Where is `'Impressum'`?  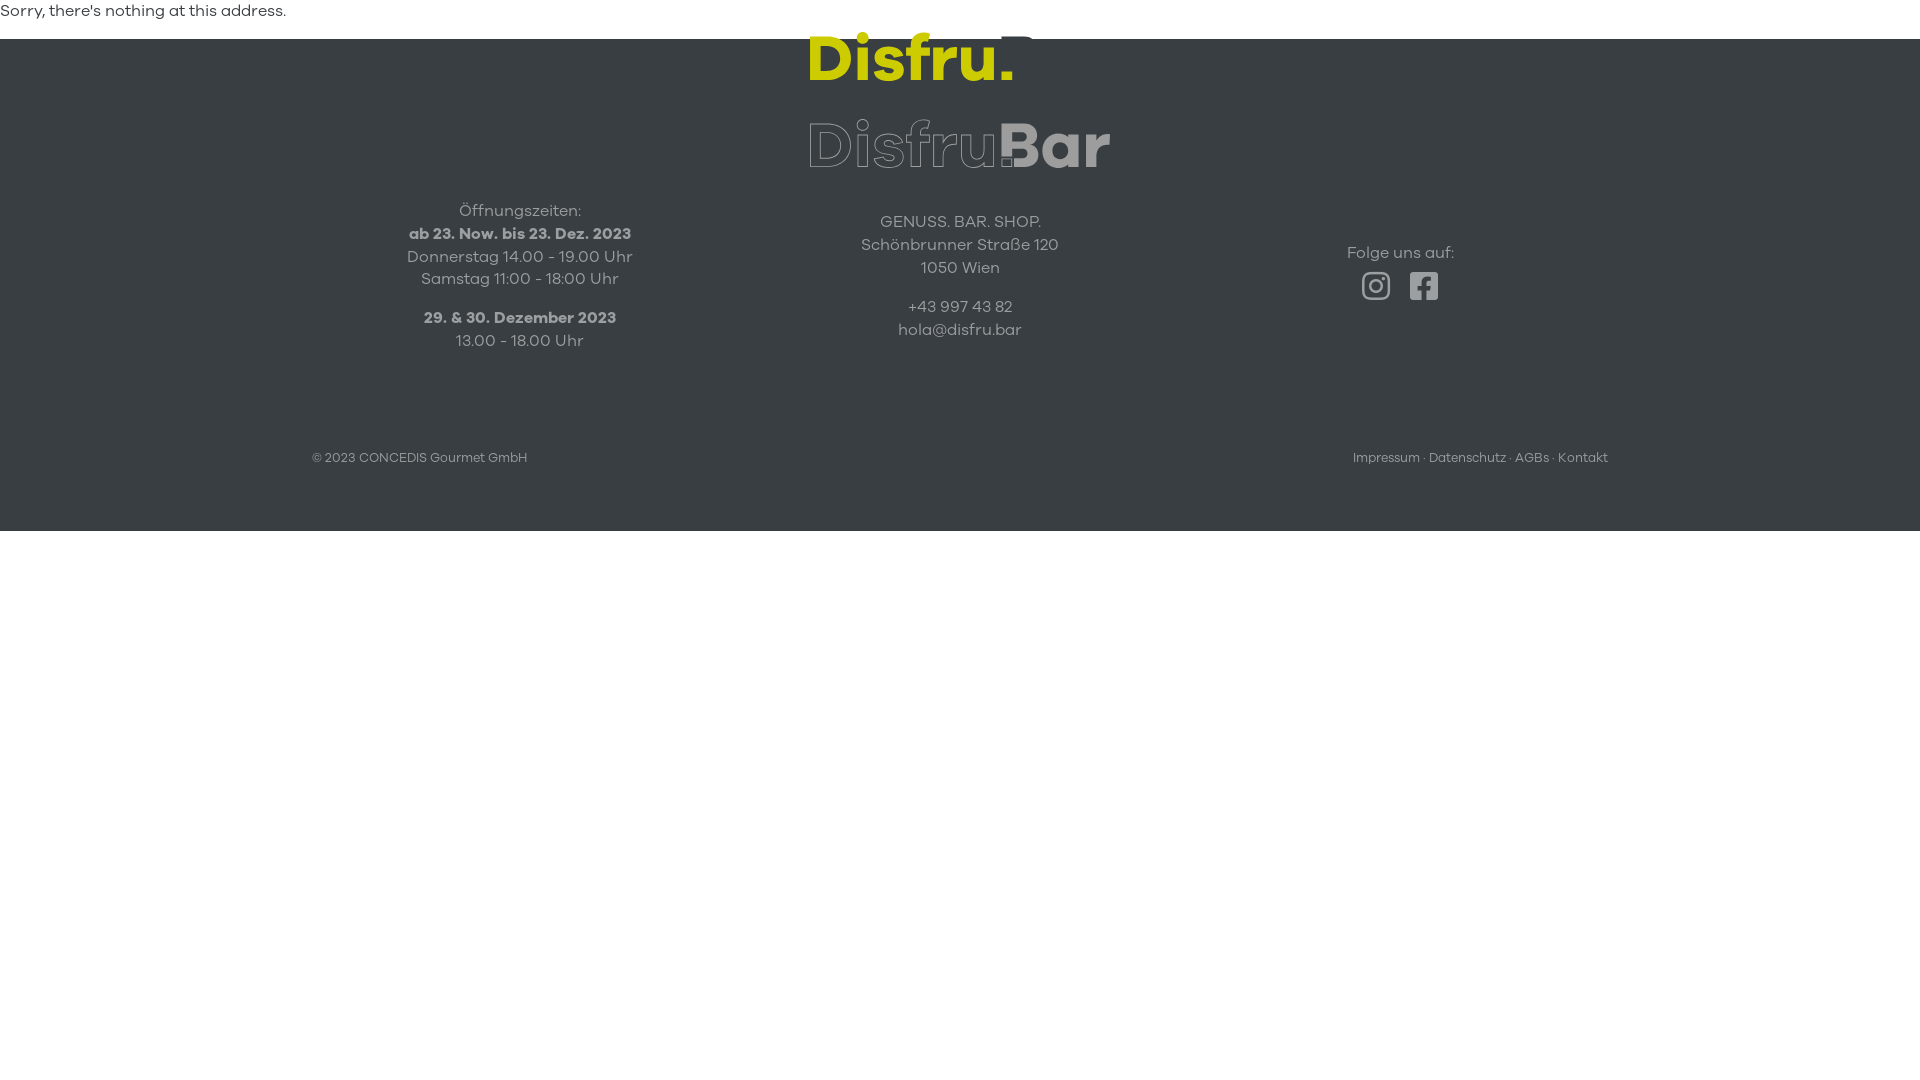 'Impressum' is located at coordinates (1385, 457).